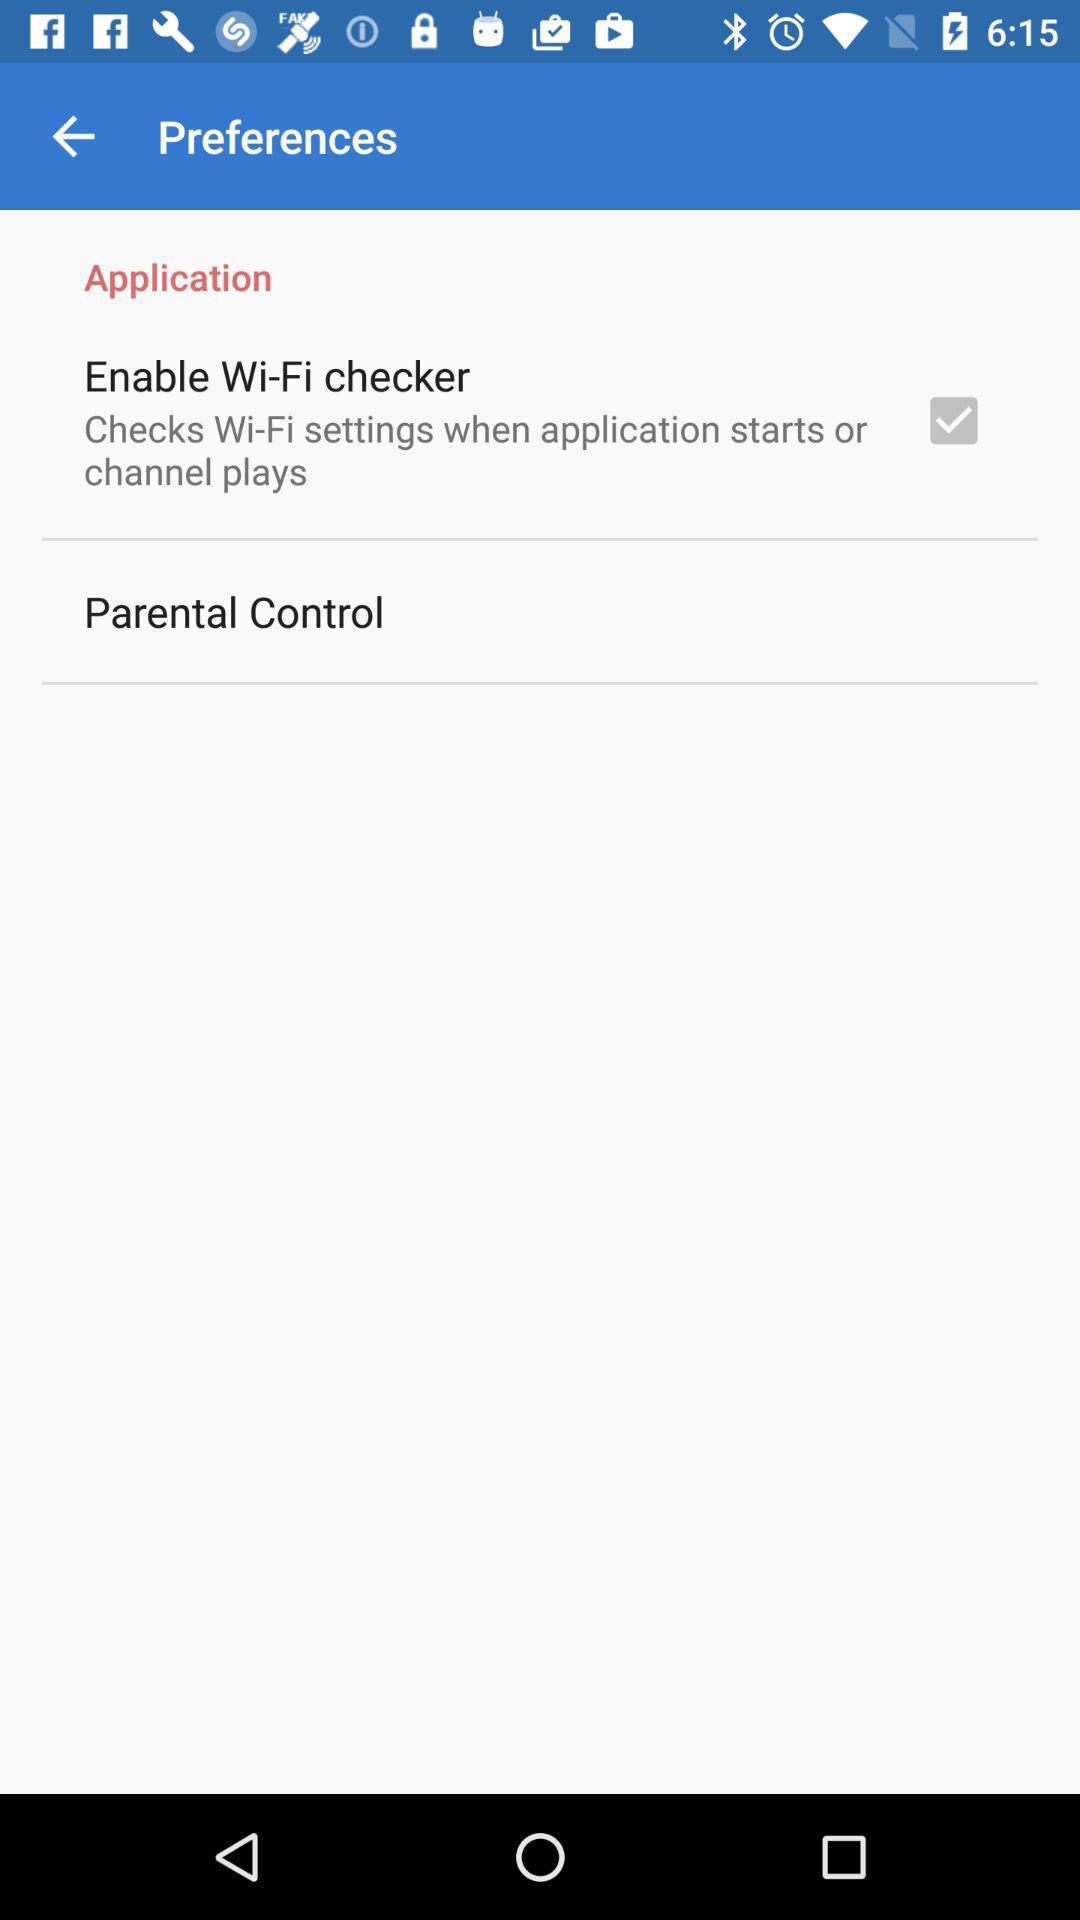 The image size is (1080, 1920). Describe the element at coordinates (72, 135) in the screenshot. I see `the app next to the preferences item` at that location.